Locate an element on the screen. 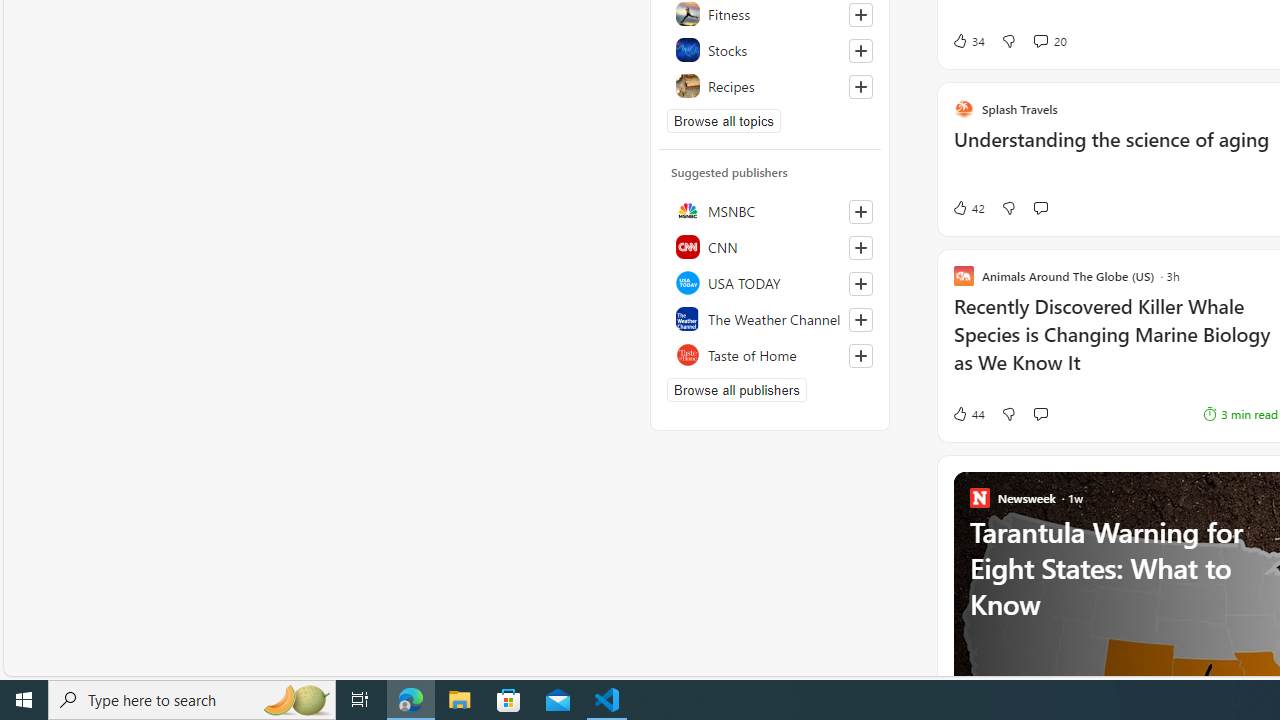 The image size is (1280, 720). 'Visual Studio Code - 1 running window' is located at coordinates (606, 698).